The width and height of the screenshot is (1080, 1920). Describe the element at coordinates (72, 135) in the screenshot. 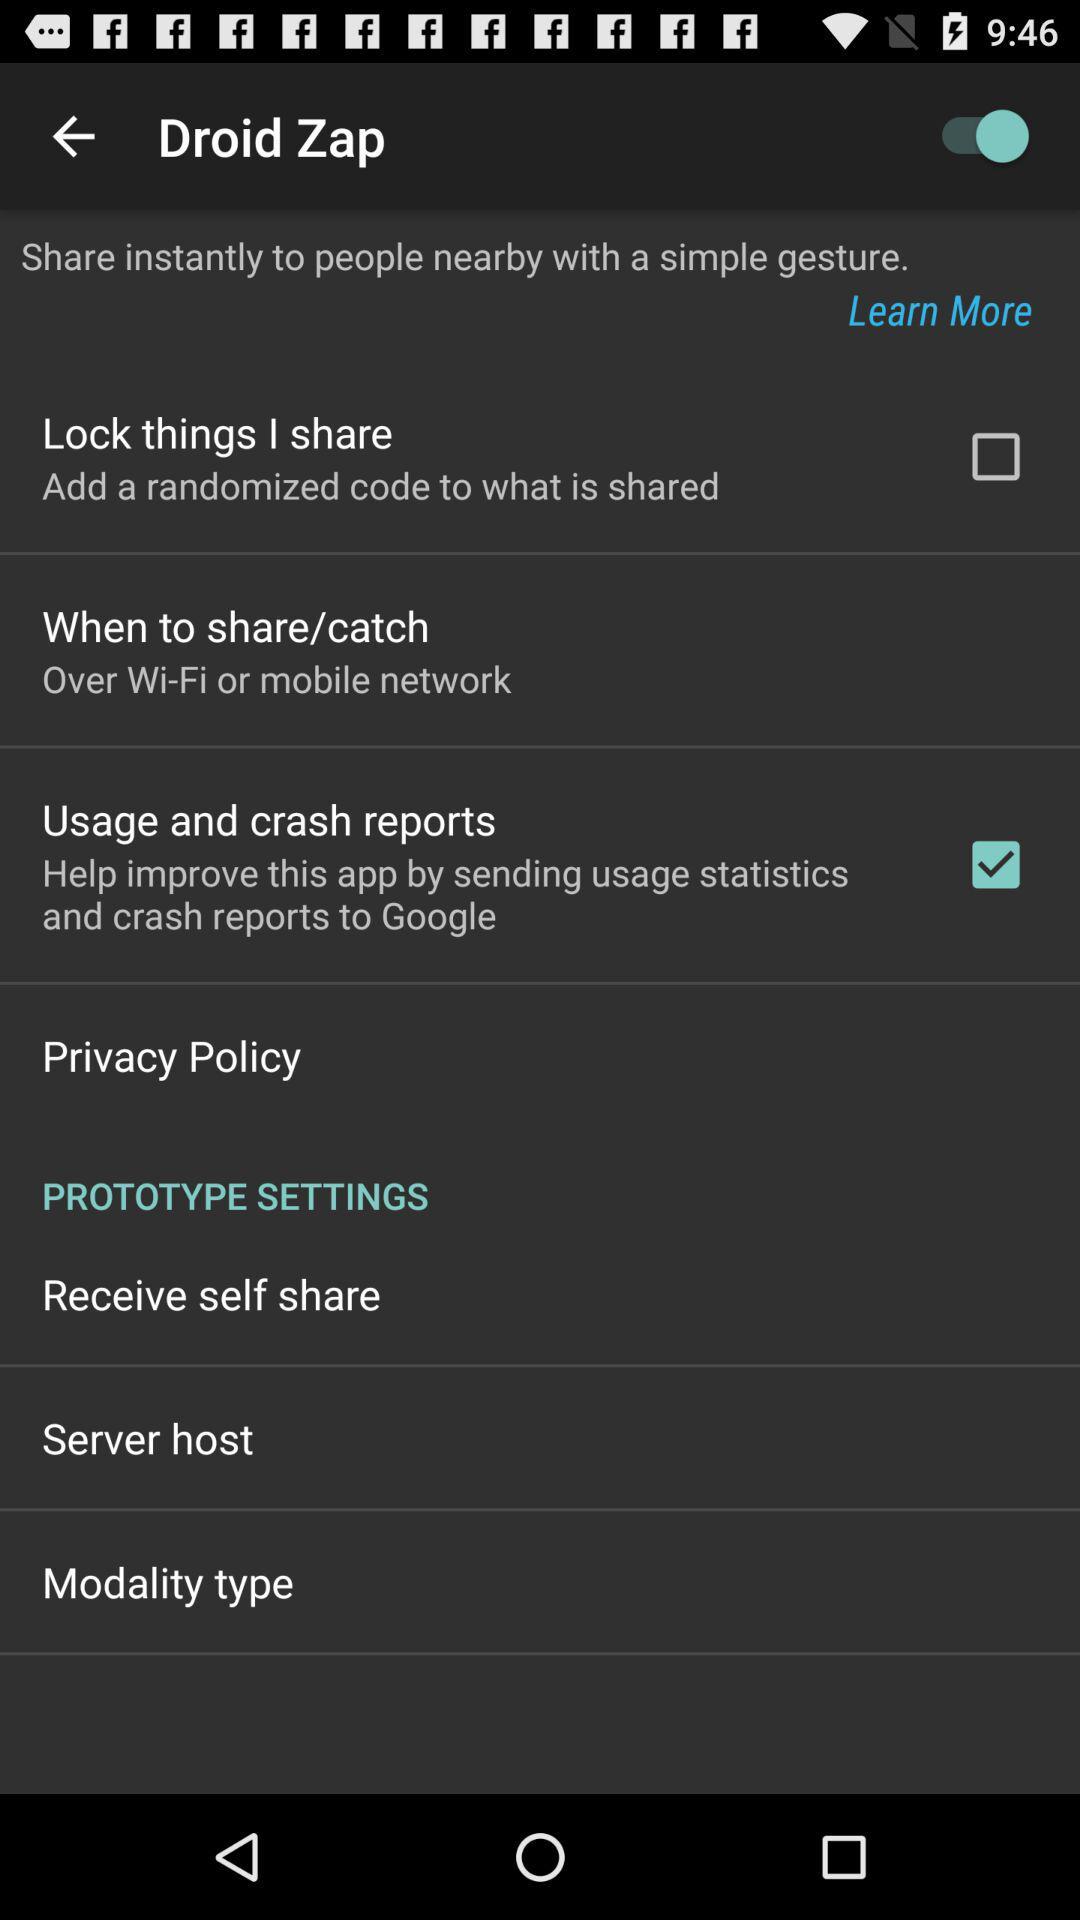

I see `app to the left of droid zap` at that location.